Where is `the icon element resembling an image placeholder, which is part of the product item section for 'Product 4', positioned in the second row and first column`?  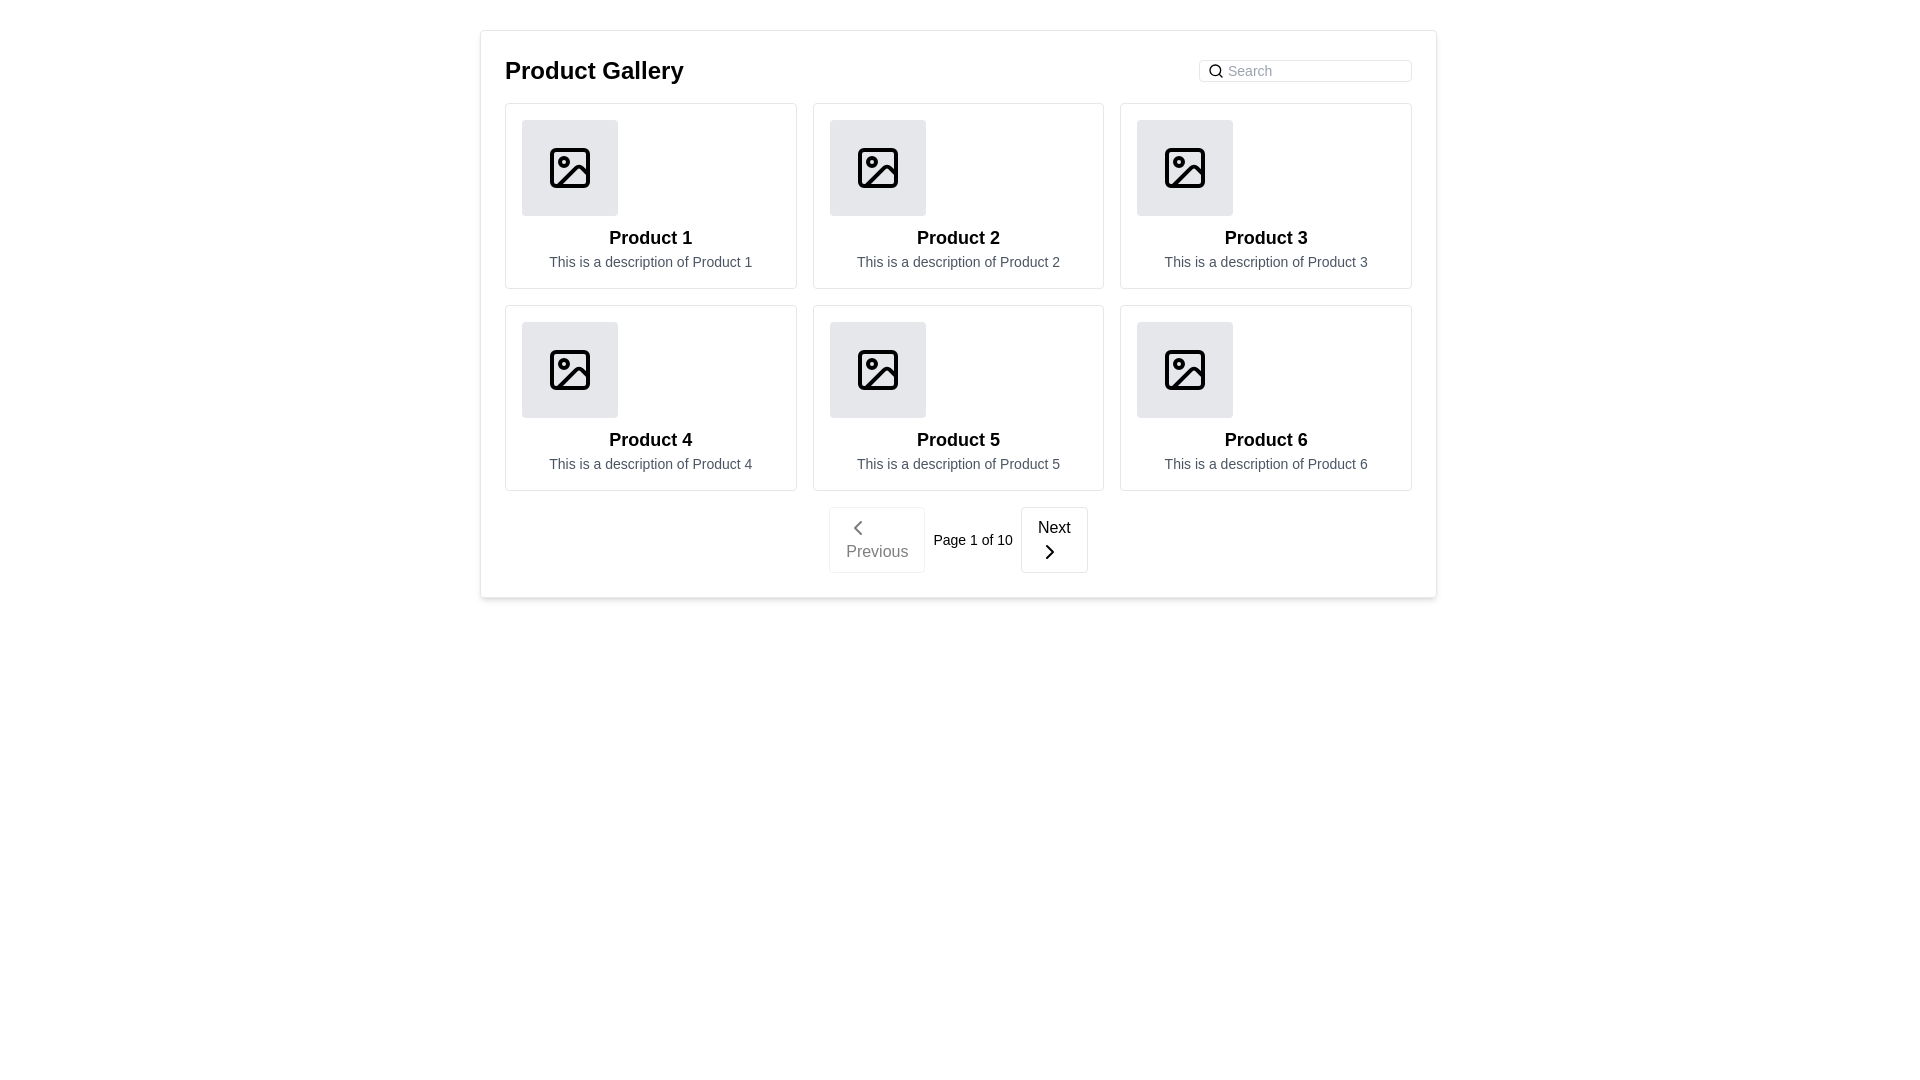 the icon element resembling an image placeholder, which is part of the product item section for 'Product 4', positioned in the second row and first column is located at coordinates (569, 370).